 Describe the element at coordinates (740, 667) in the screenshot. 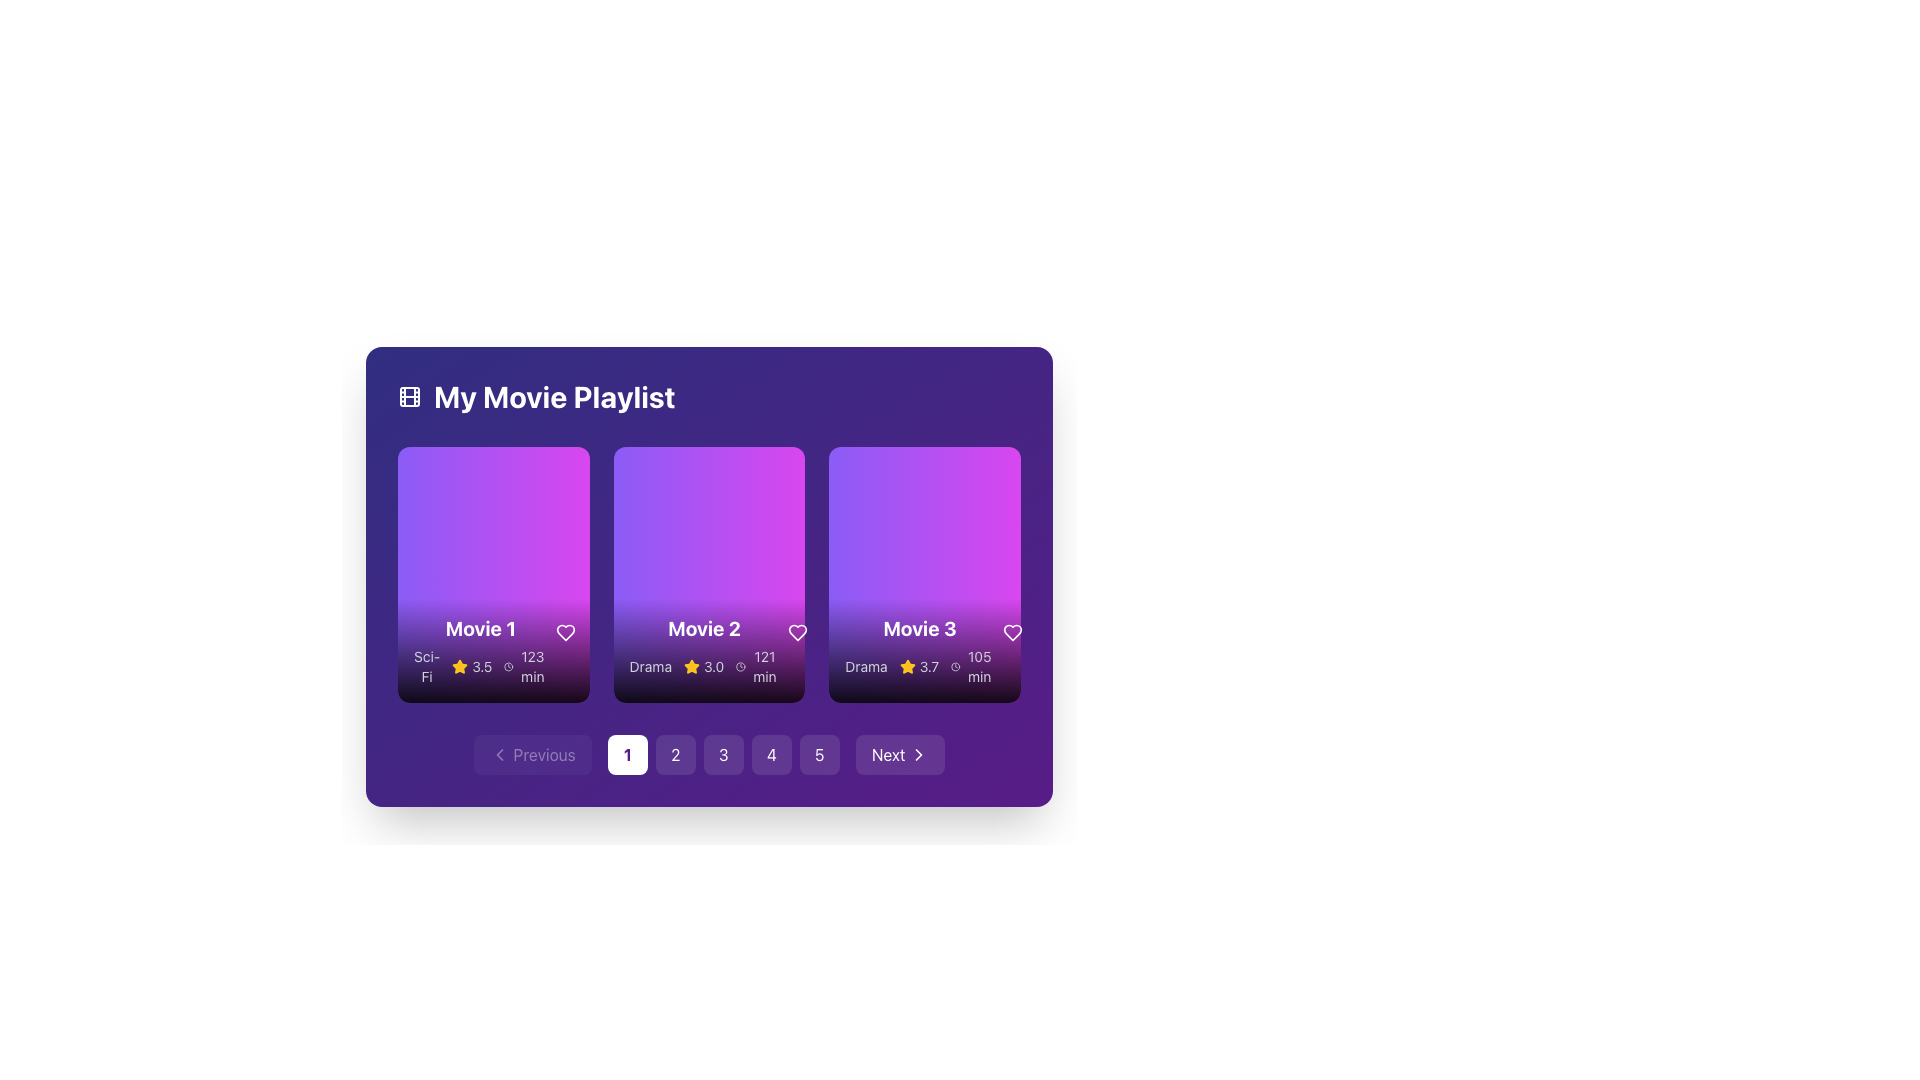

I see `the clock icon SVG element that indicates duration, located in the second card of a horizontally aligned card group, to the left of the text '121 min'` at that location.